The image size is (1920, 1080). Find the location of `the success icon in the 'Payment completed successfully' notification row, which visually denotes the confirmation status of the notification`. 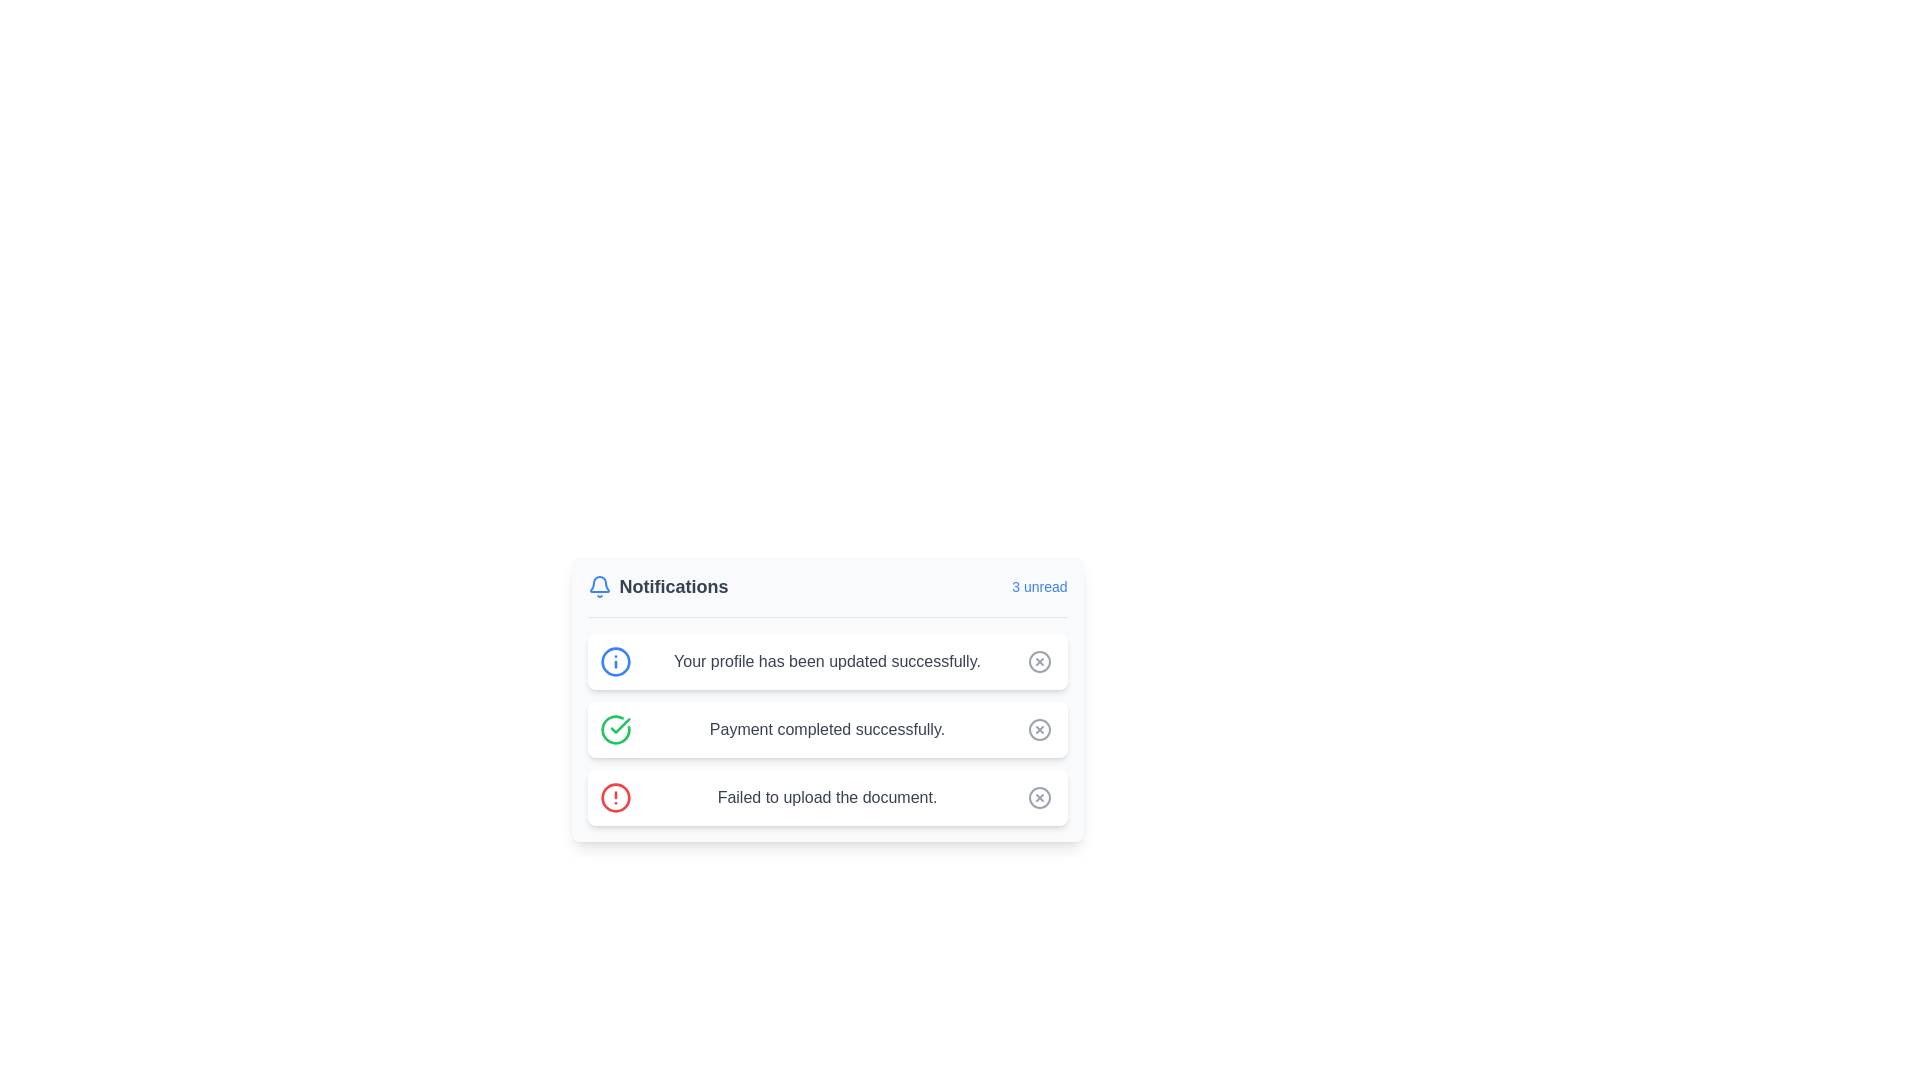

the success icon in the 'Payment completed successfully' notification row, which visually denotes the confirmation status of the notification is located at coordinates (614, 729).